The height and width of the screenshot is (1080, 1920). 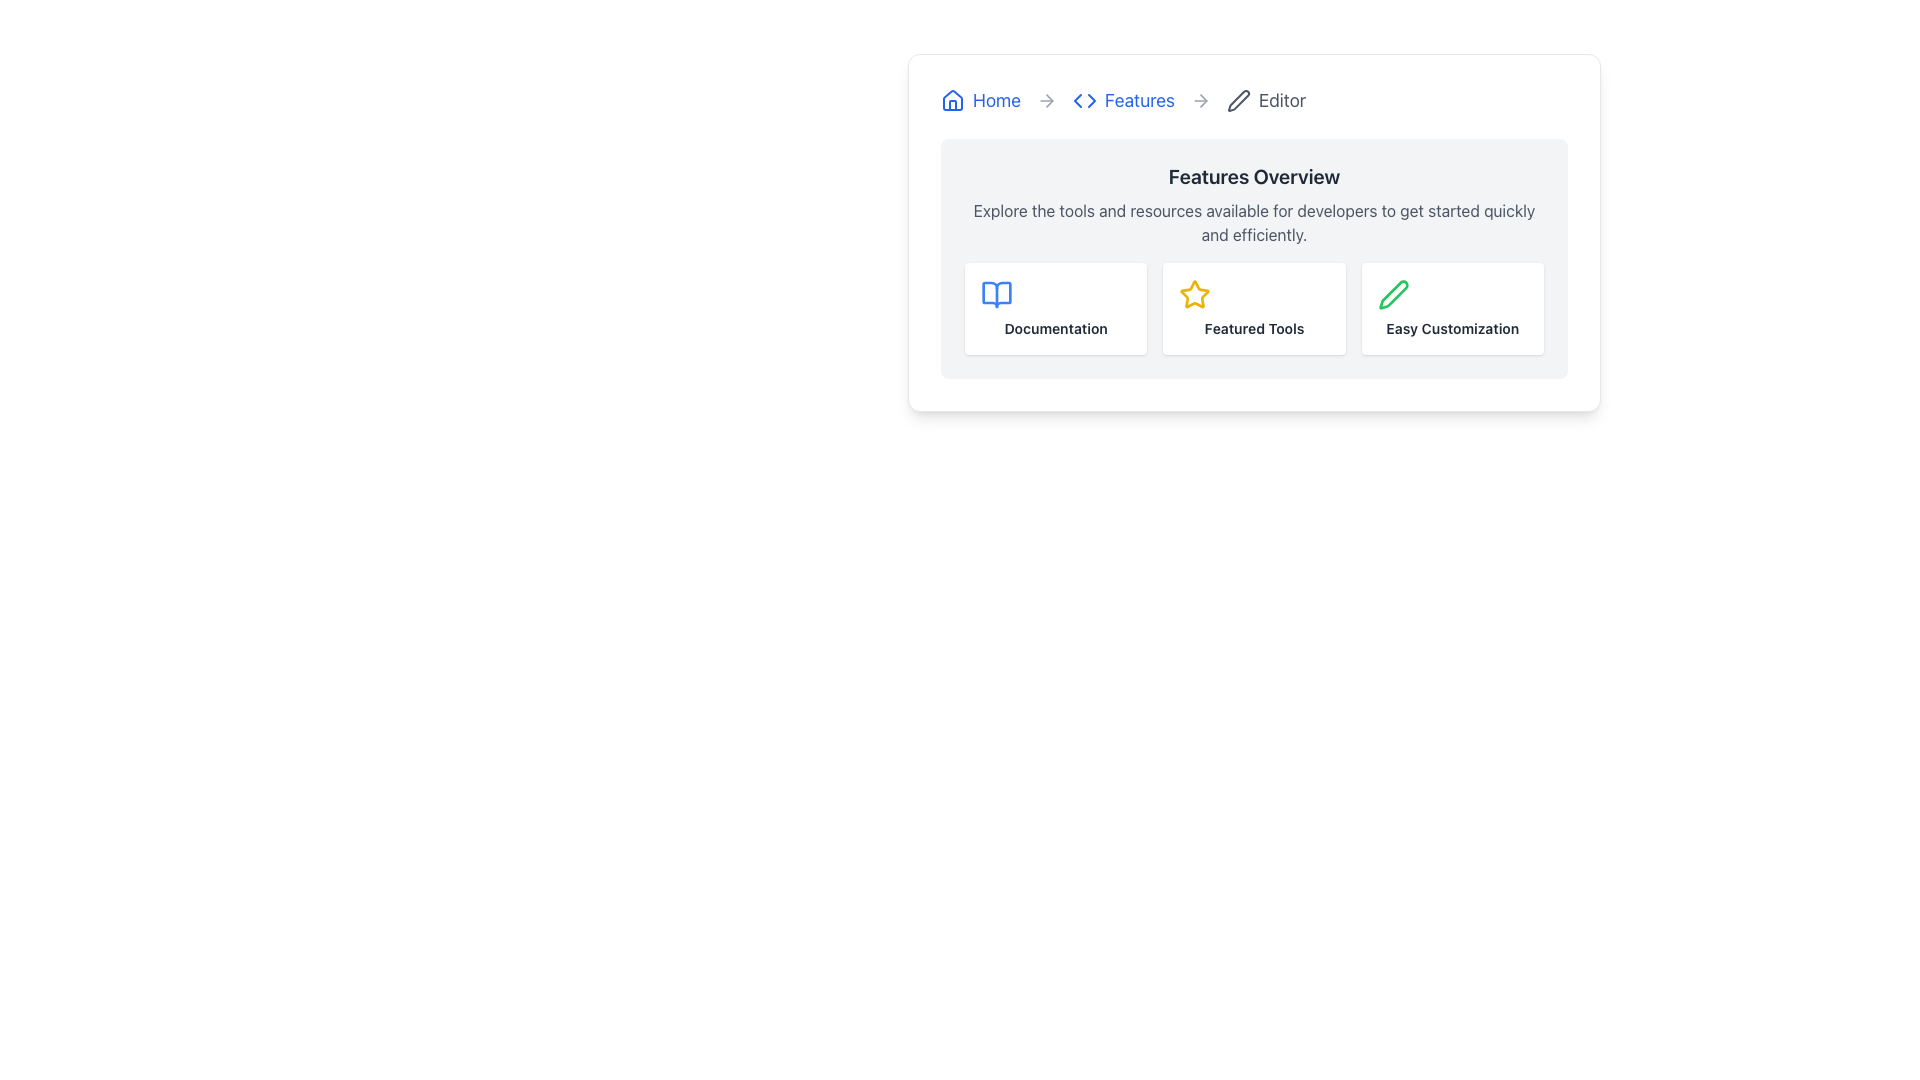 What do you see at coordinates (1392, 294) in the screenshot?
I see `the green-colored pen icon located within the 'Easy Customization' card in the grid under 'Features Overview.'` at bounding box center [1392, 294].